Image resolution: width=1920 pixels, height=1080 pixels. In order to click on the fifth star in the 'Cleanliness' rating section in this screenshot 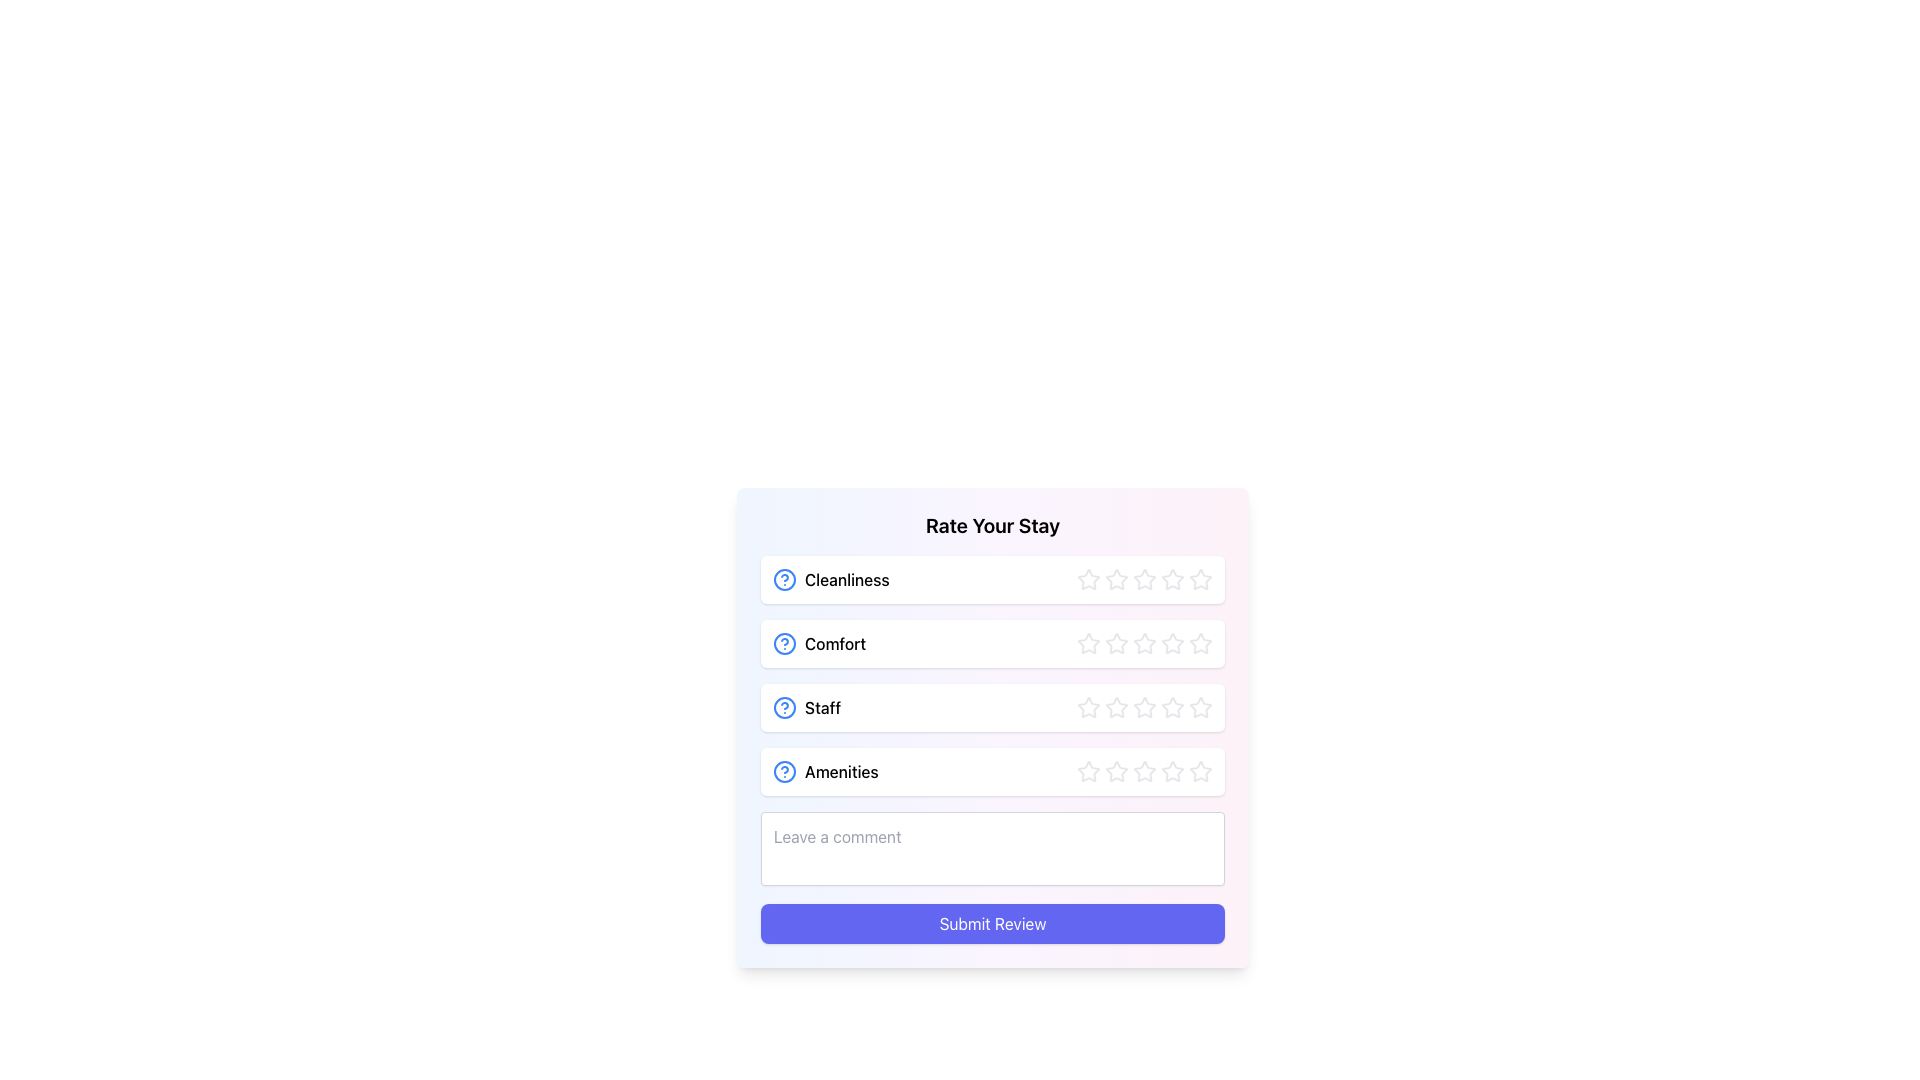, I will do `click(1172, 579)`.